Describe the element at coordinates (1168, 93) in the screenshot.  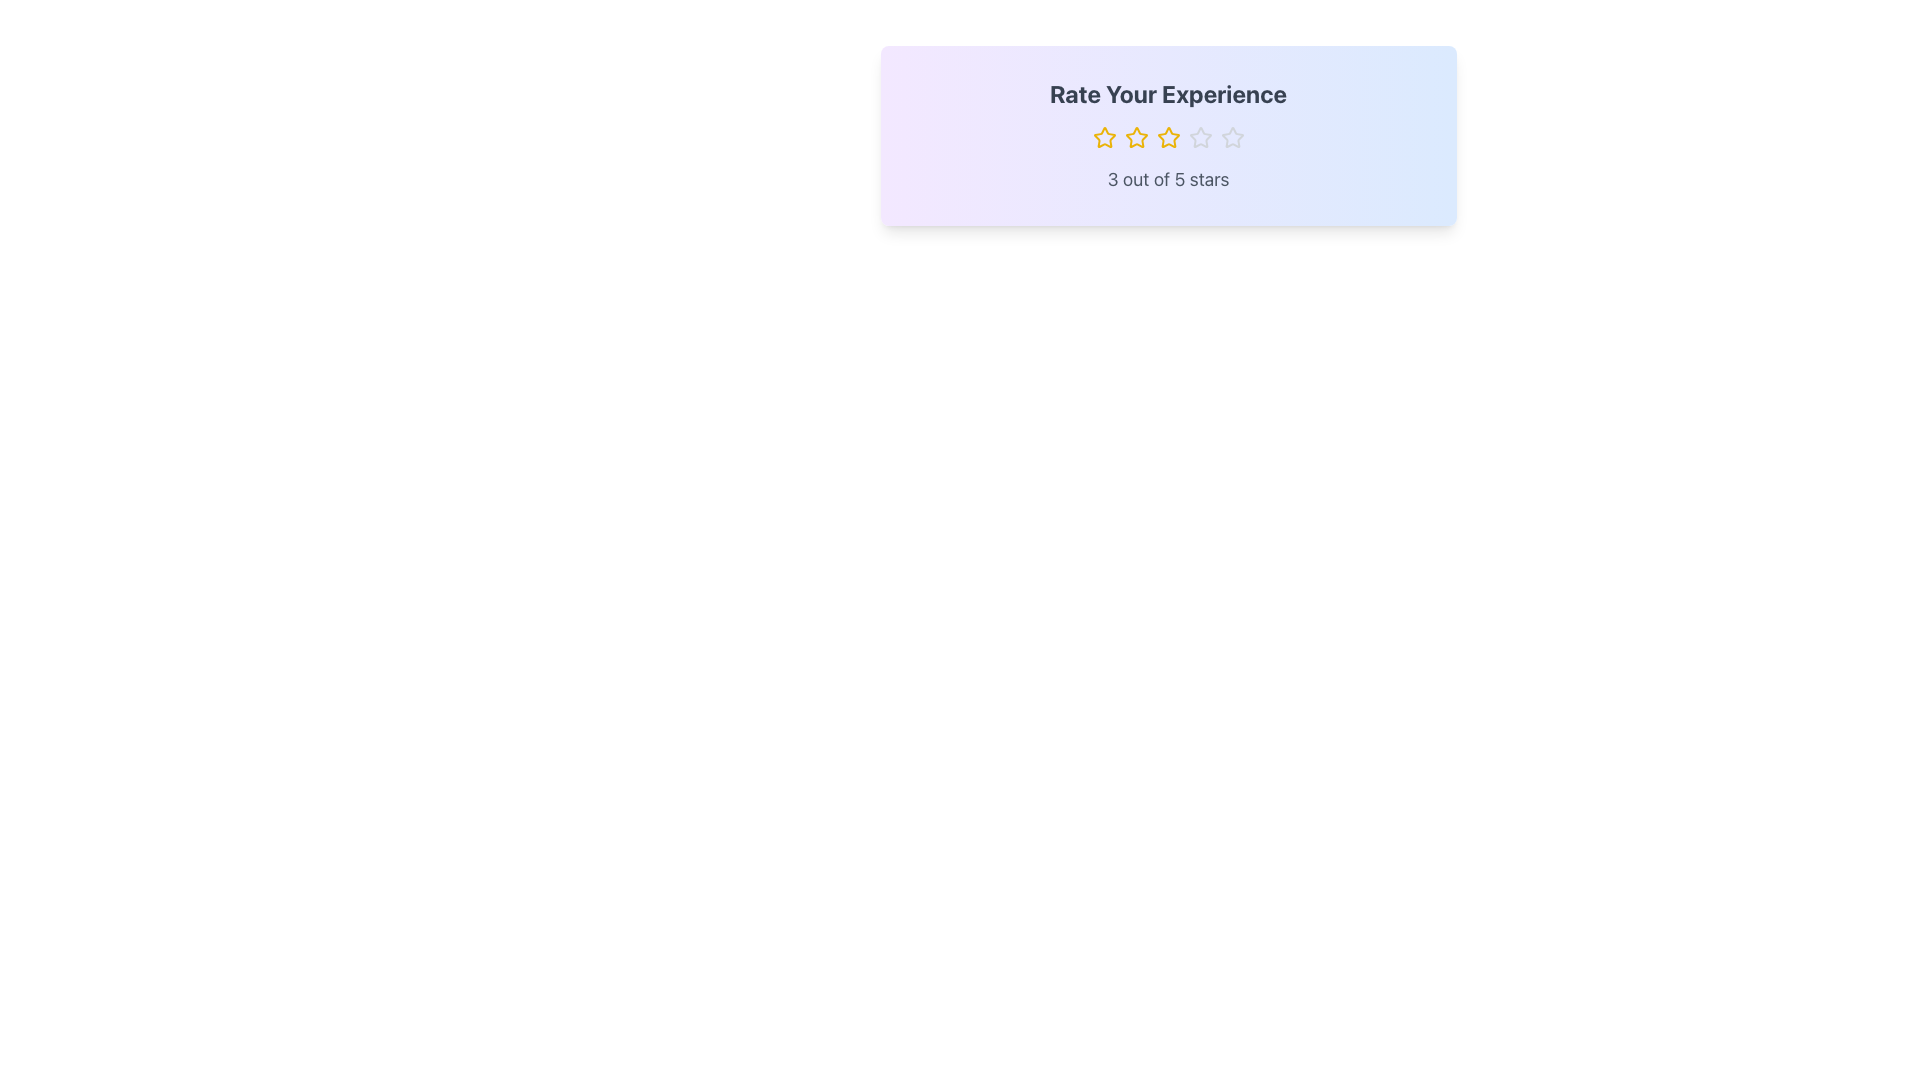
I see `the title or heading text element that serves as the context for the rating section, positioned above the star rating component` at that location.